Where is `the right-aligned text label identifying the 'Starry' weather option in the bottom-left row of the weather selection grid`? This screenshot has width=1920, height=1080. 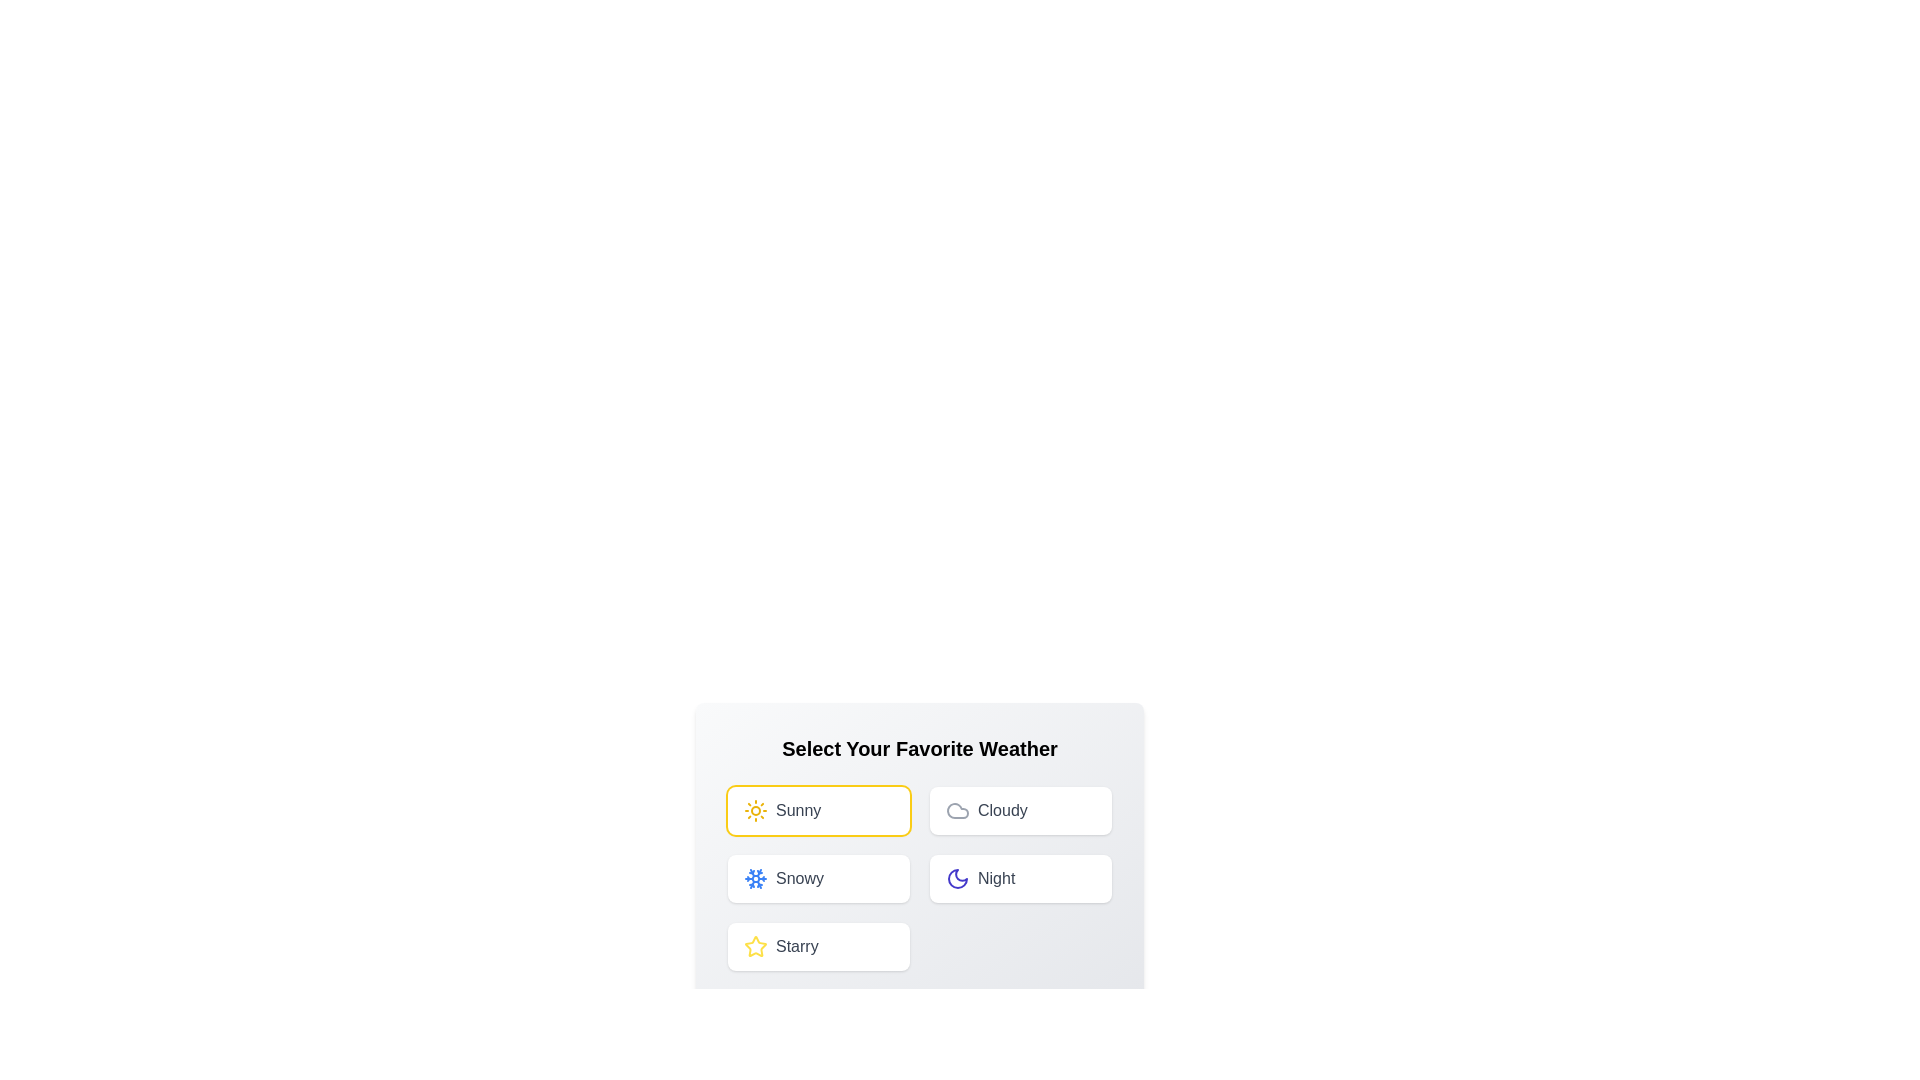
the right-aligned text label identifying the 'Starry' weather option in the bottom-left row of the weather selection grid is located at coordinates (796, 946).